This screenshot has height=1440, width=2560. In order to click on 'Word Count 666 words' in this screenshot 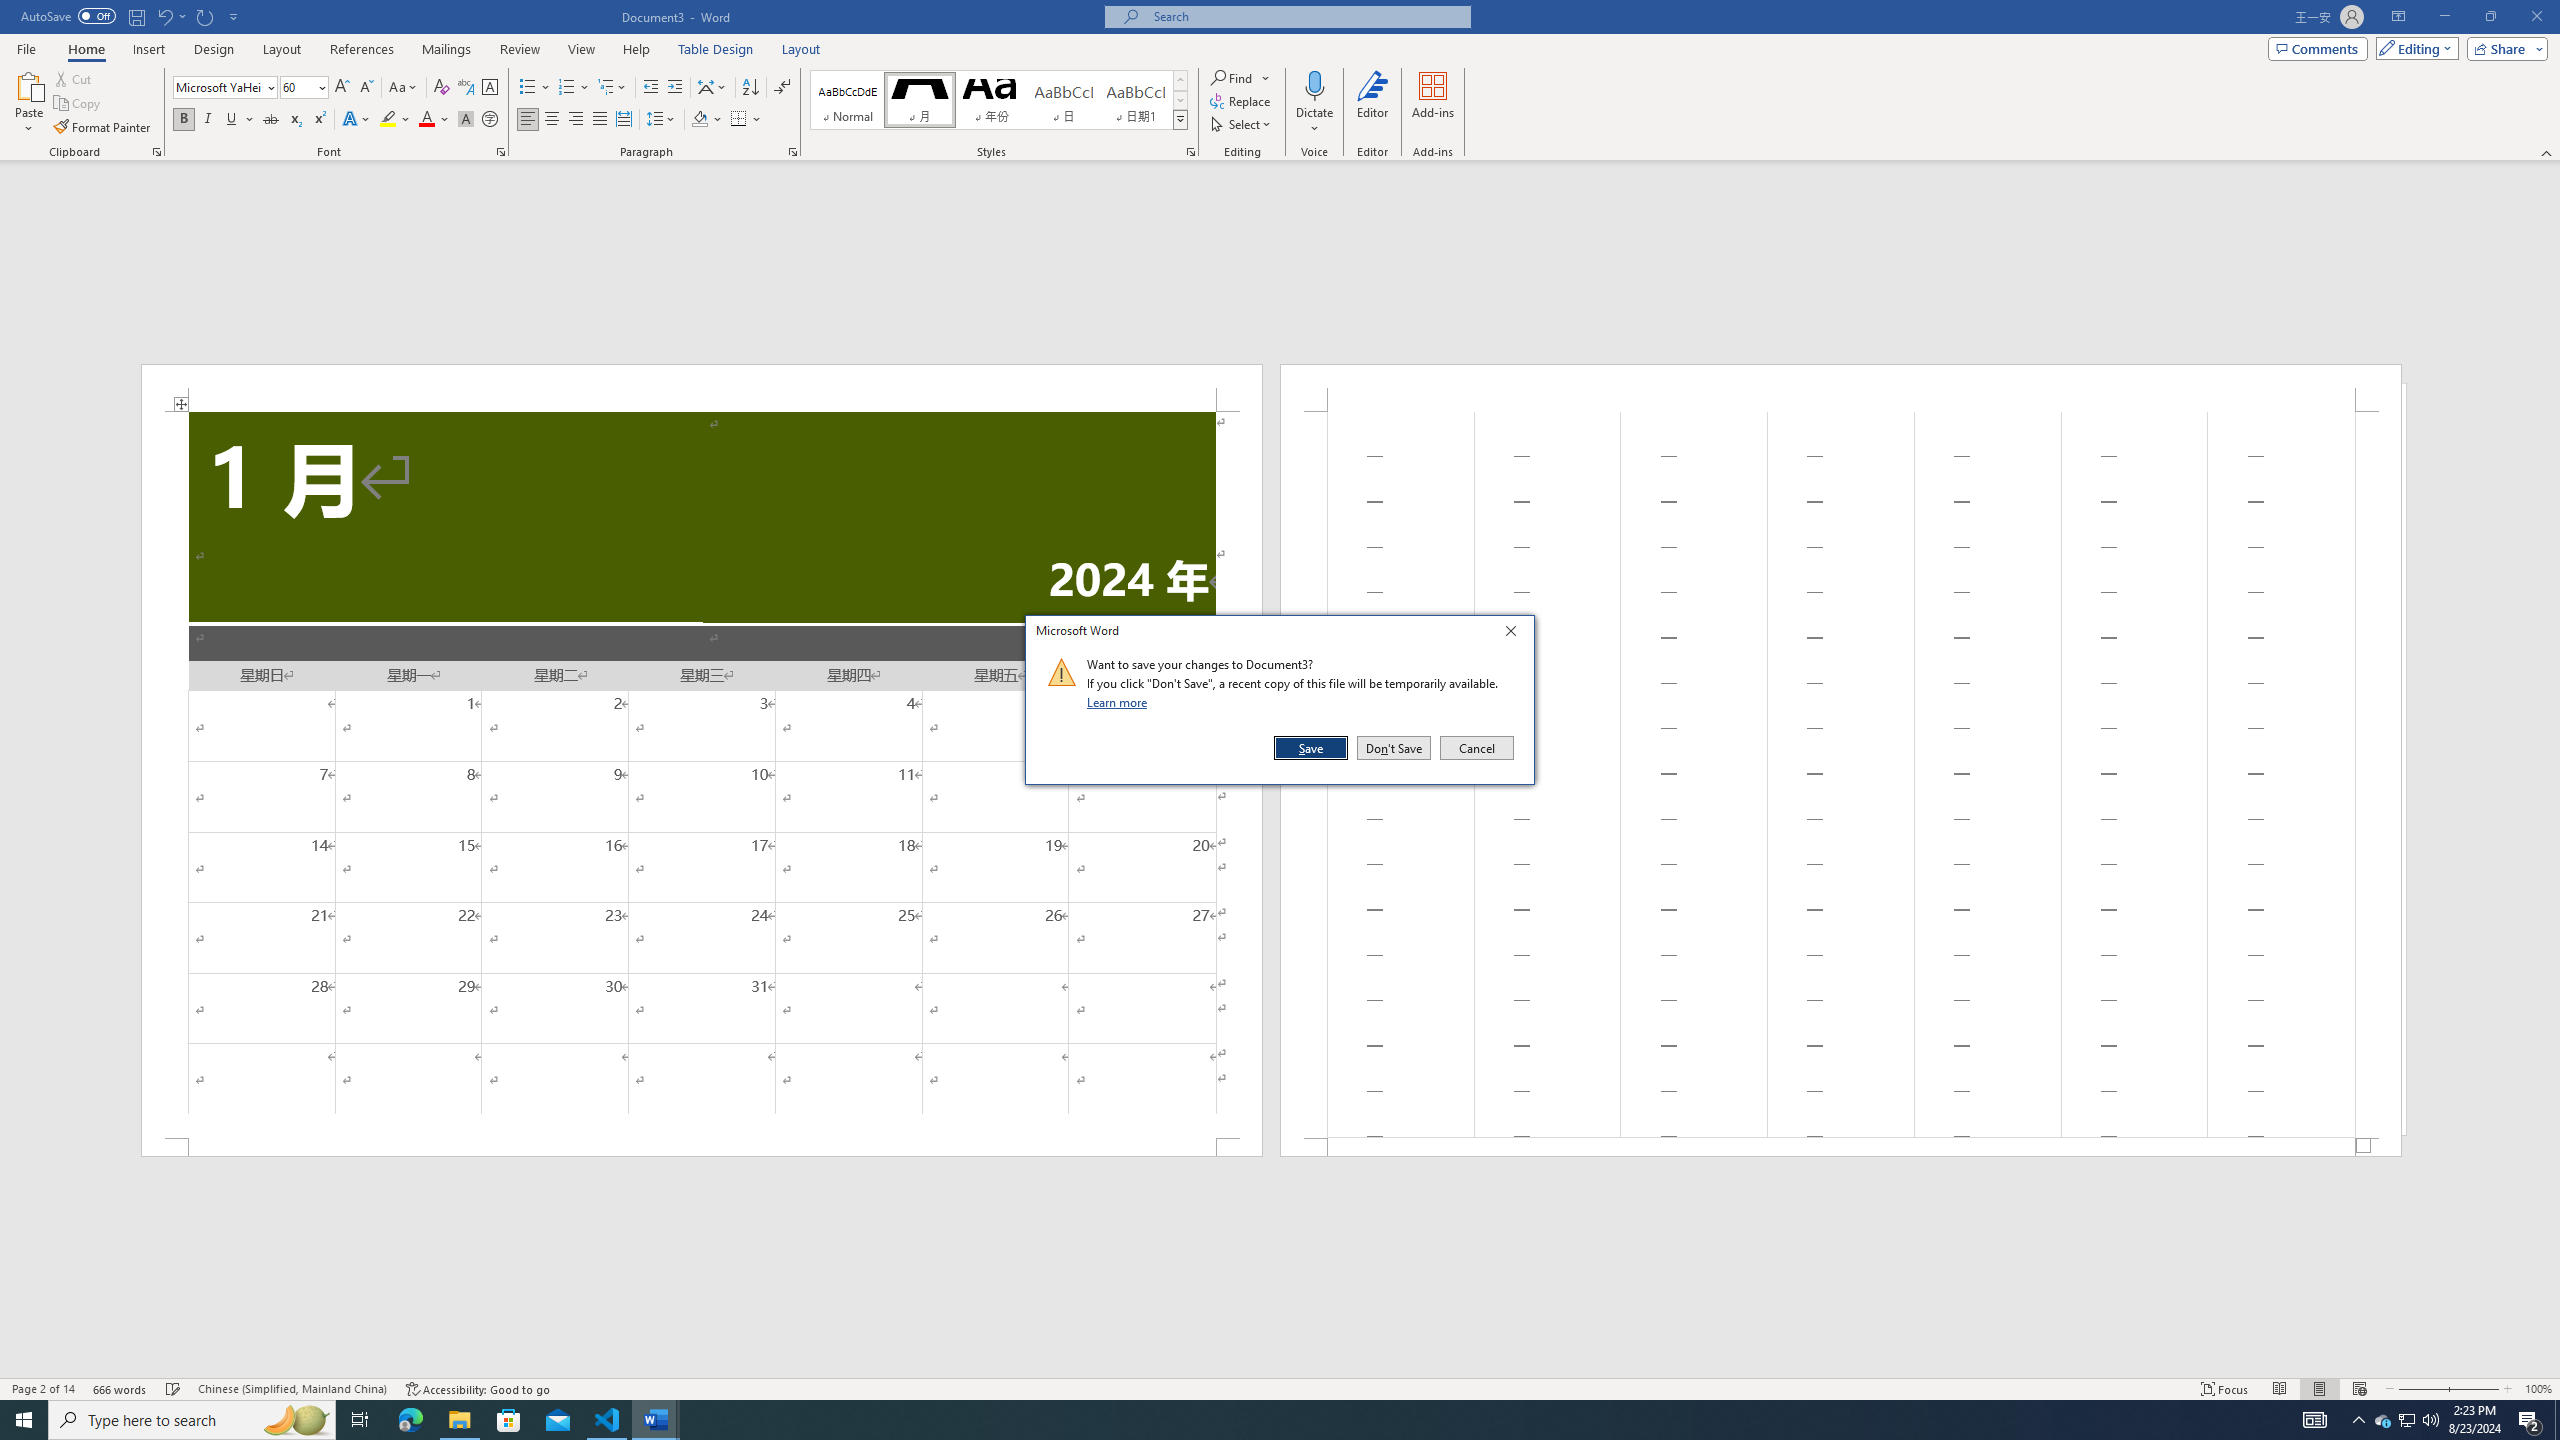, I will do `click(121, 1389)`.